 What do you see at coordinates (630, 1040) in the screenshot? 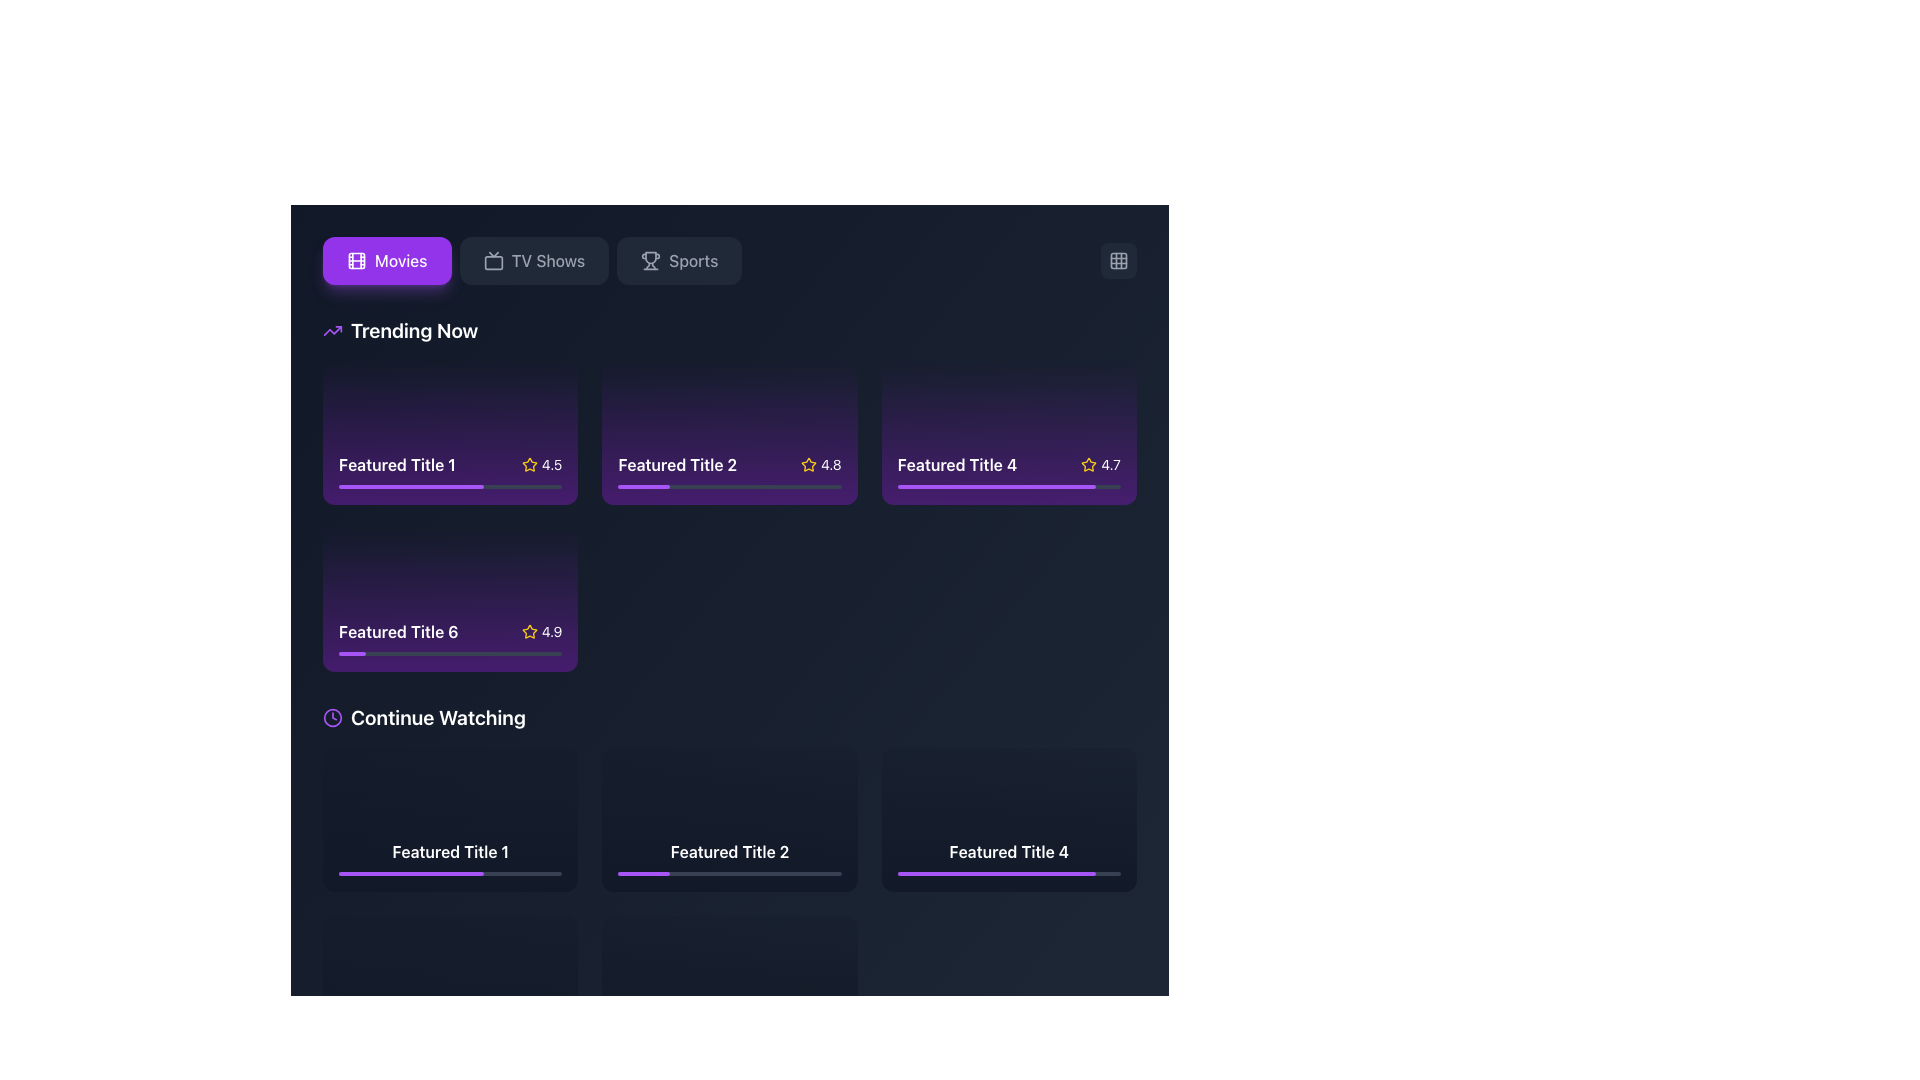
I see `the purple progress bar segment indicating the progress of 'Featured Title 1' in the 'Continue Watching' section to possibly display additional information` at bounding box center [630, 1040].